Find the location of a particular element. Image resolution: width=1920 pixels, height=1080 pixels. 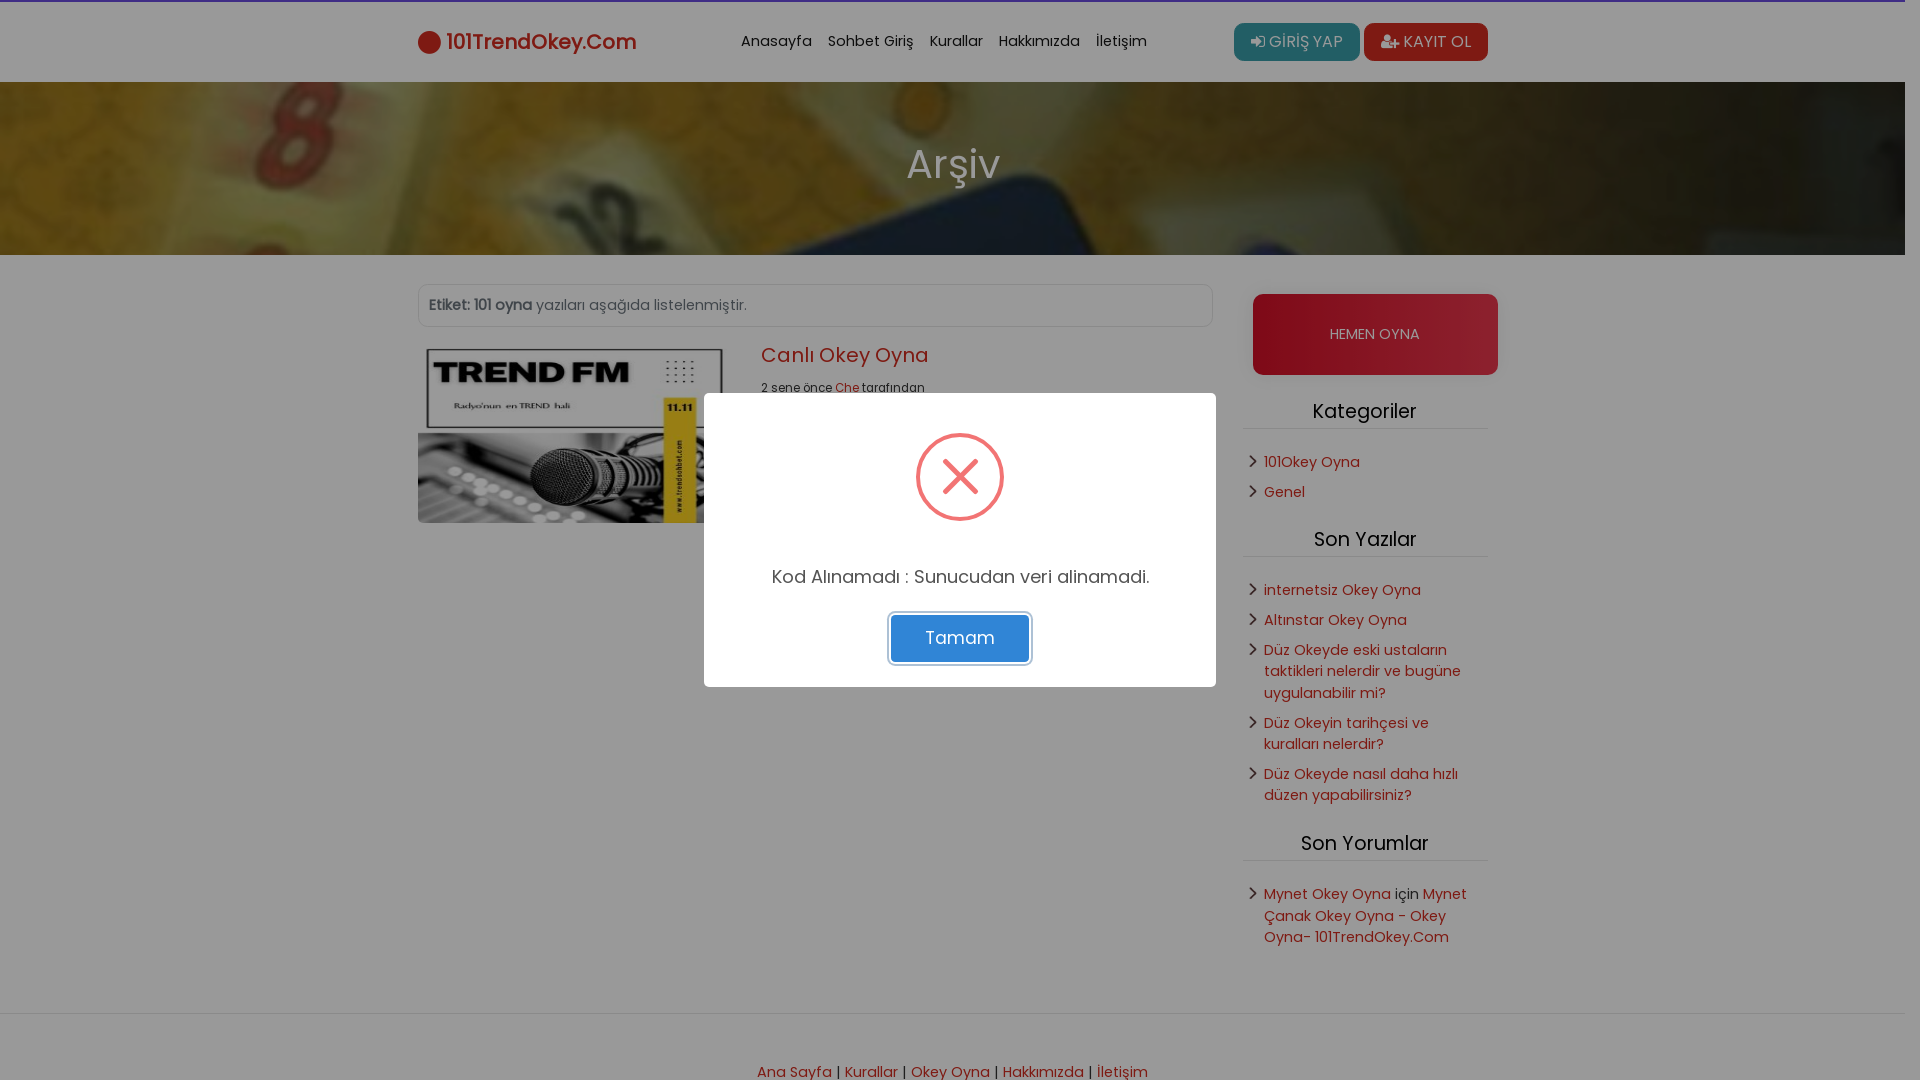

'101TrendOkey.Com' is located at coordinates (416, 42).